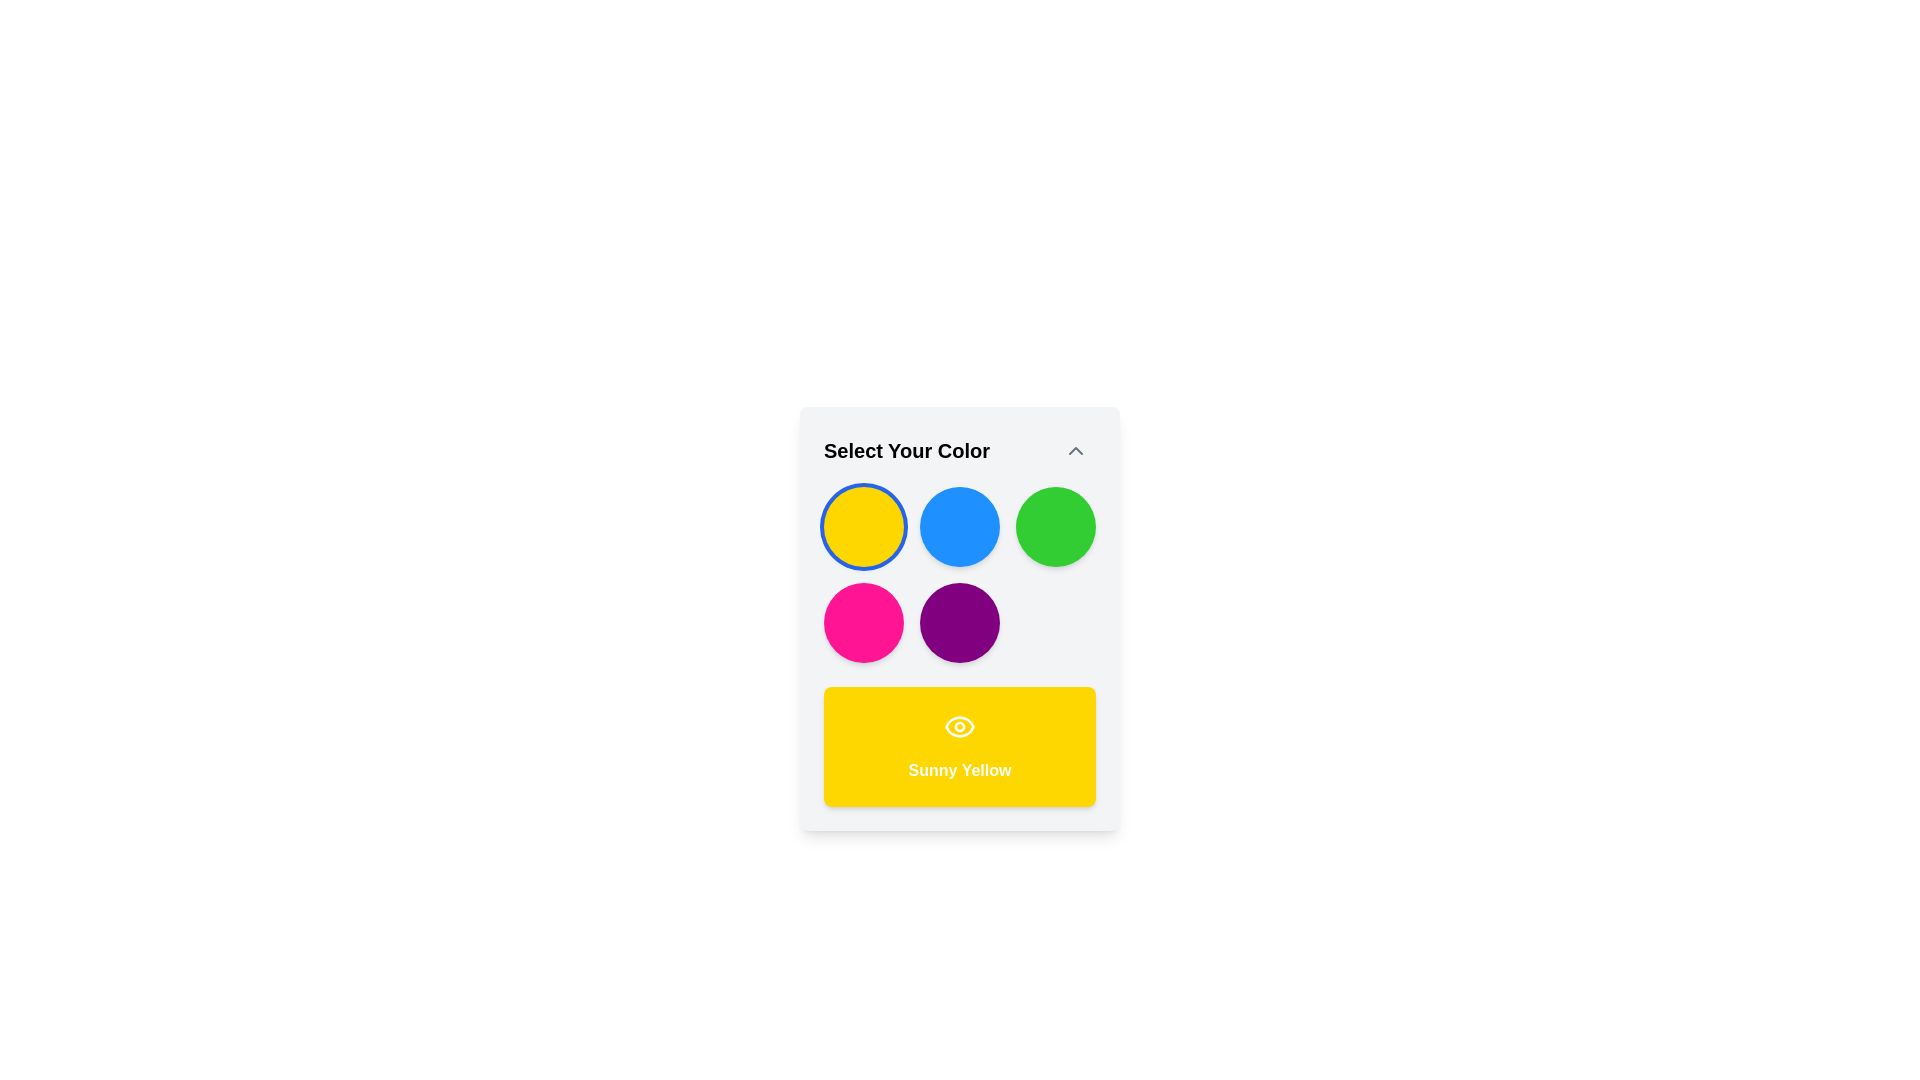  Describe the element at coordinates (960, 526) in the screenshot. I see `the 'Ocean Blue' button located in the first row, second column of the 3x3 grid` at that location.